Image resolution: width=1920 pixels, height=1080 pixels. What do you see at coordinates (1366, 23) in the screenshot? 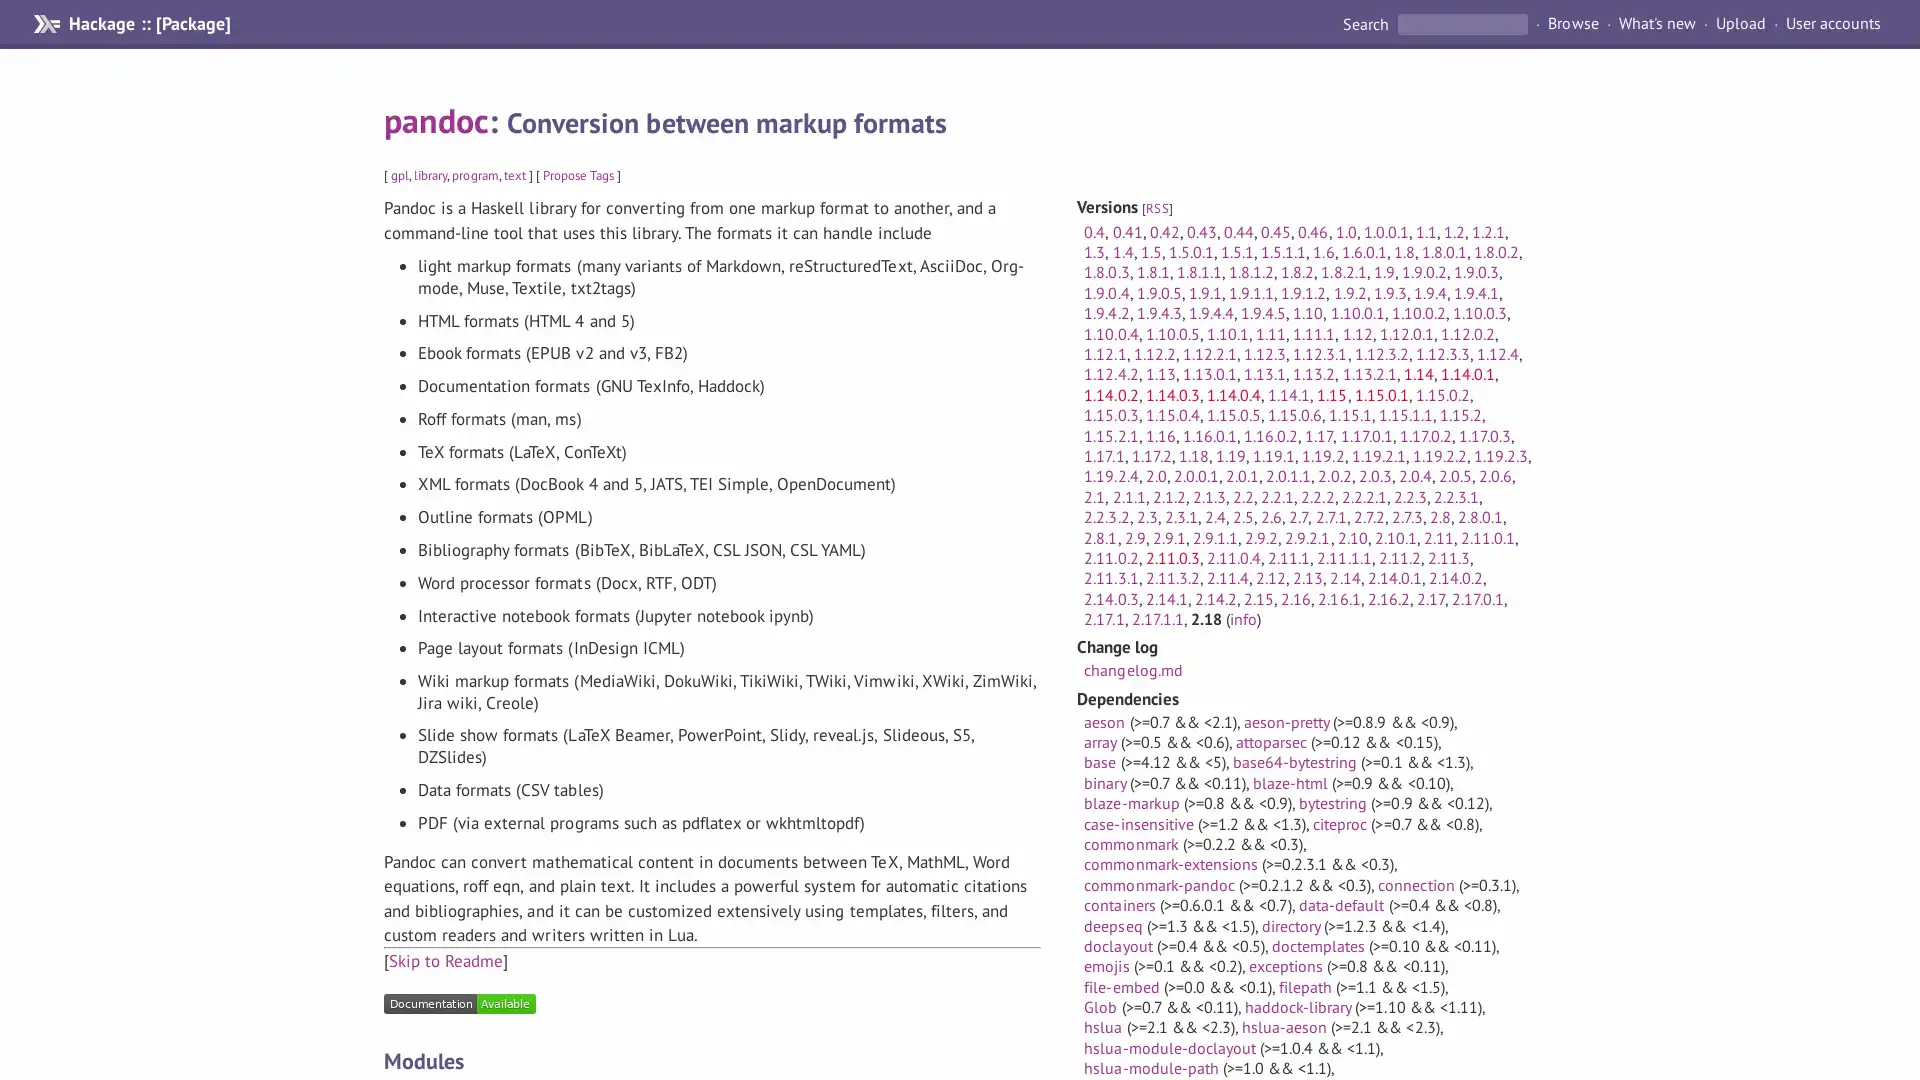
I see `Search` at bounding box center [1366, 23].